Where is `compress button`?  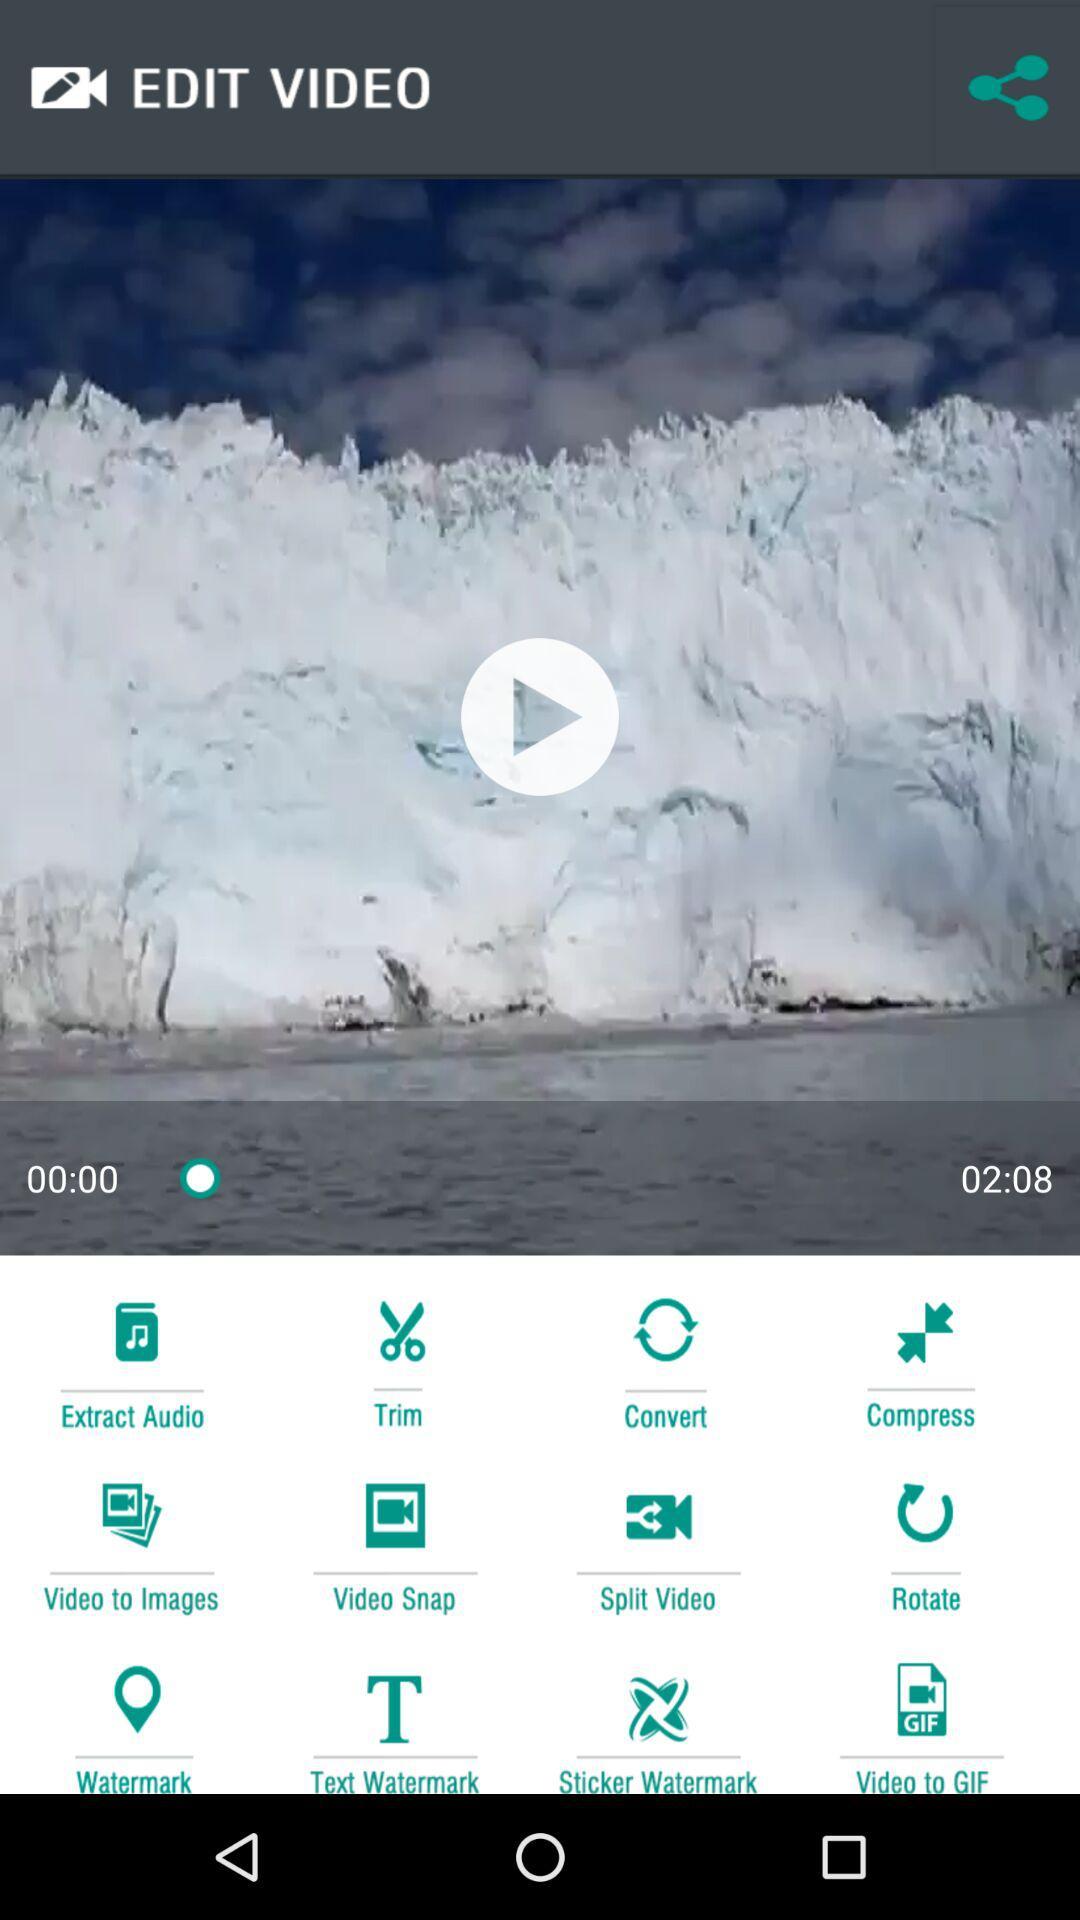
compress button is located at coordinates (921, 1360).